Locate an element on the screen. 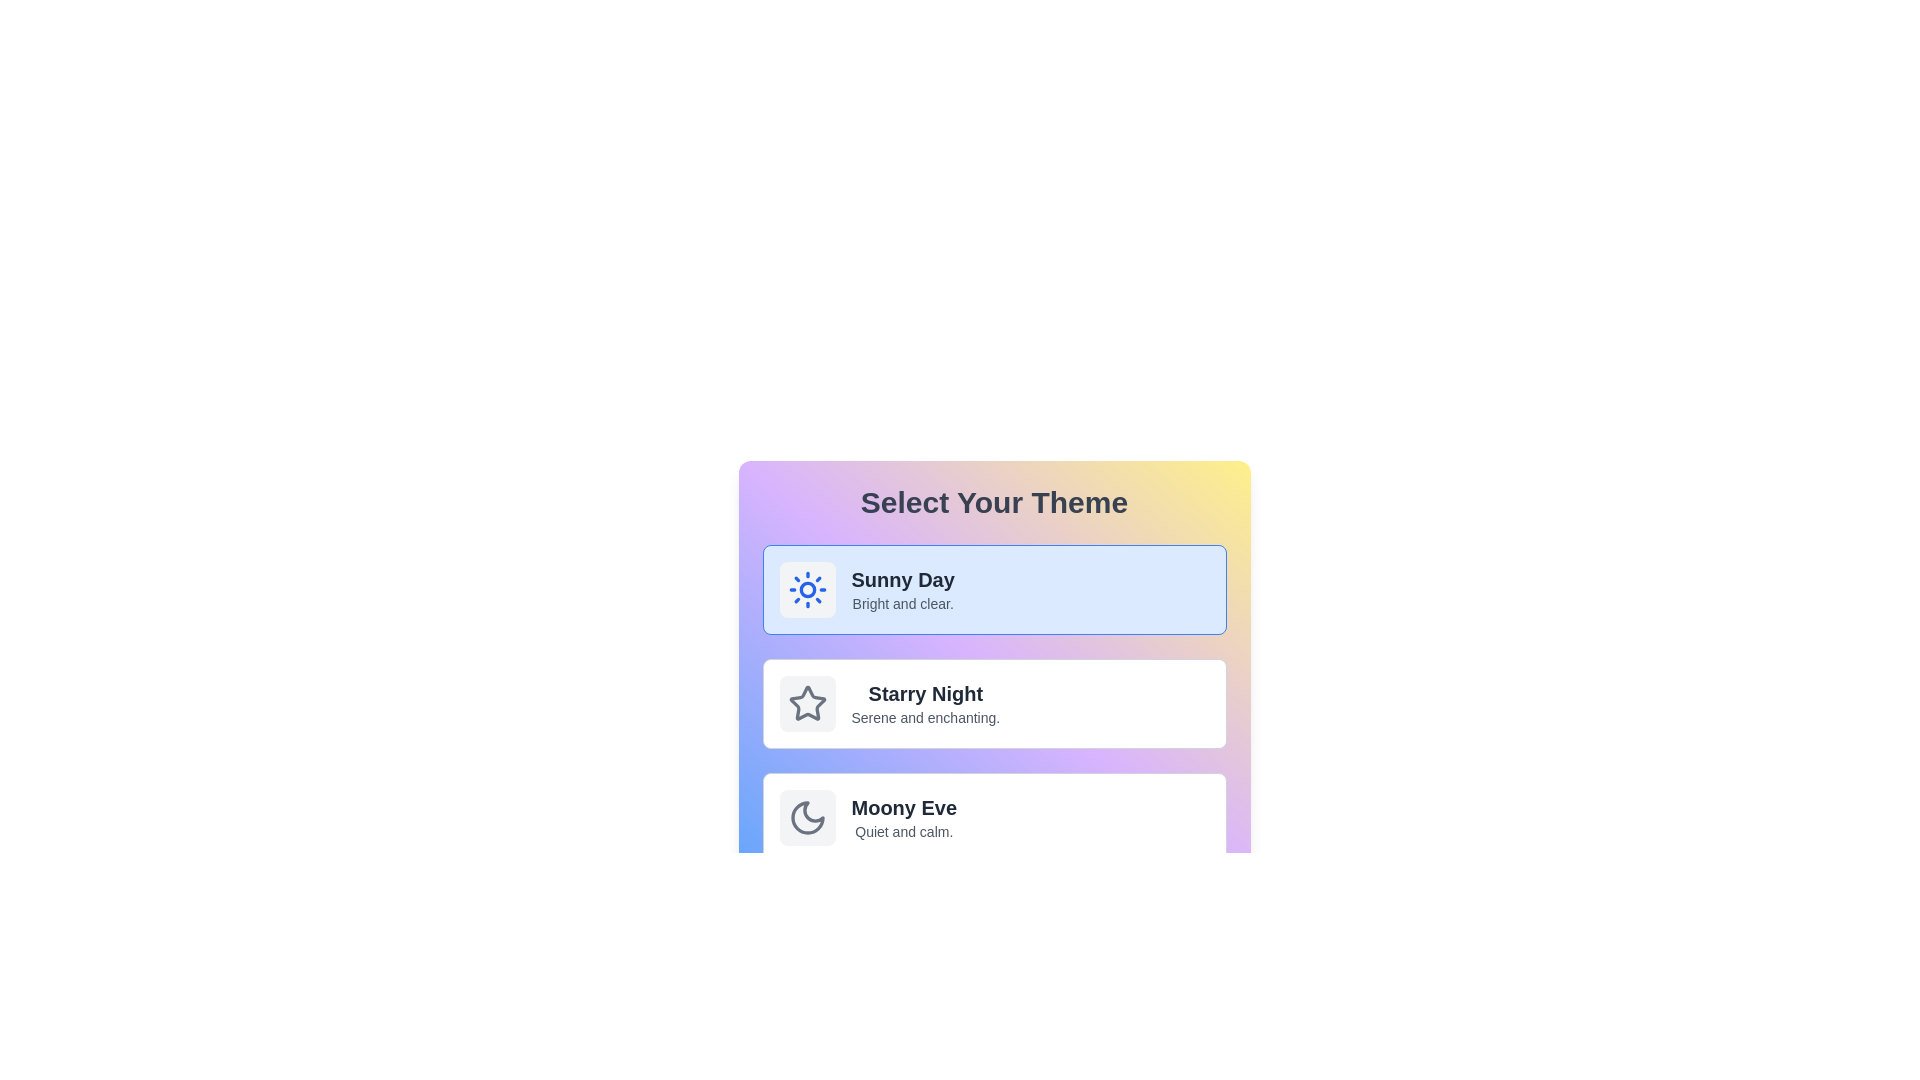 The image size is (1920, 1080). the sun-shaped icon with rays extending outward, styled with a blue color scheme, located at the beginning of the list of themes within the 'Sunny Day' card is located at coordinates (807, 589).